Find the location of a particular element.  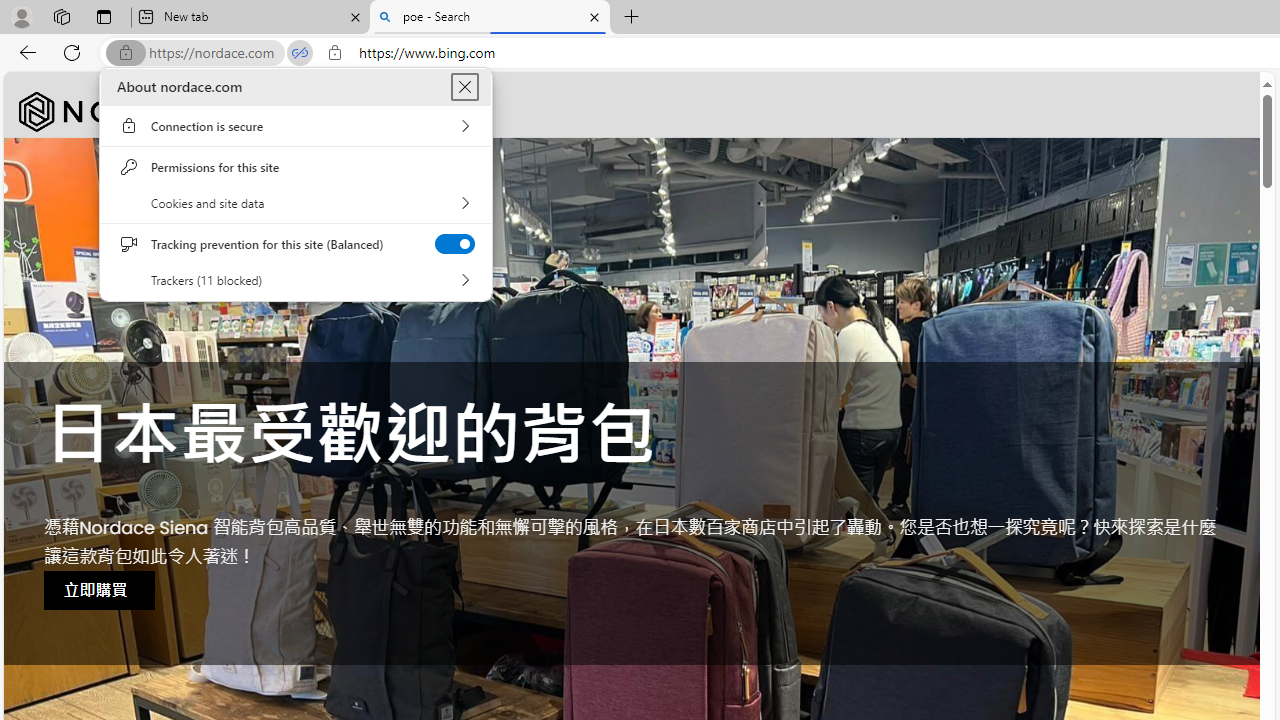

'Permissions for this site' is located at coordinates (295, 166).